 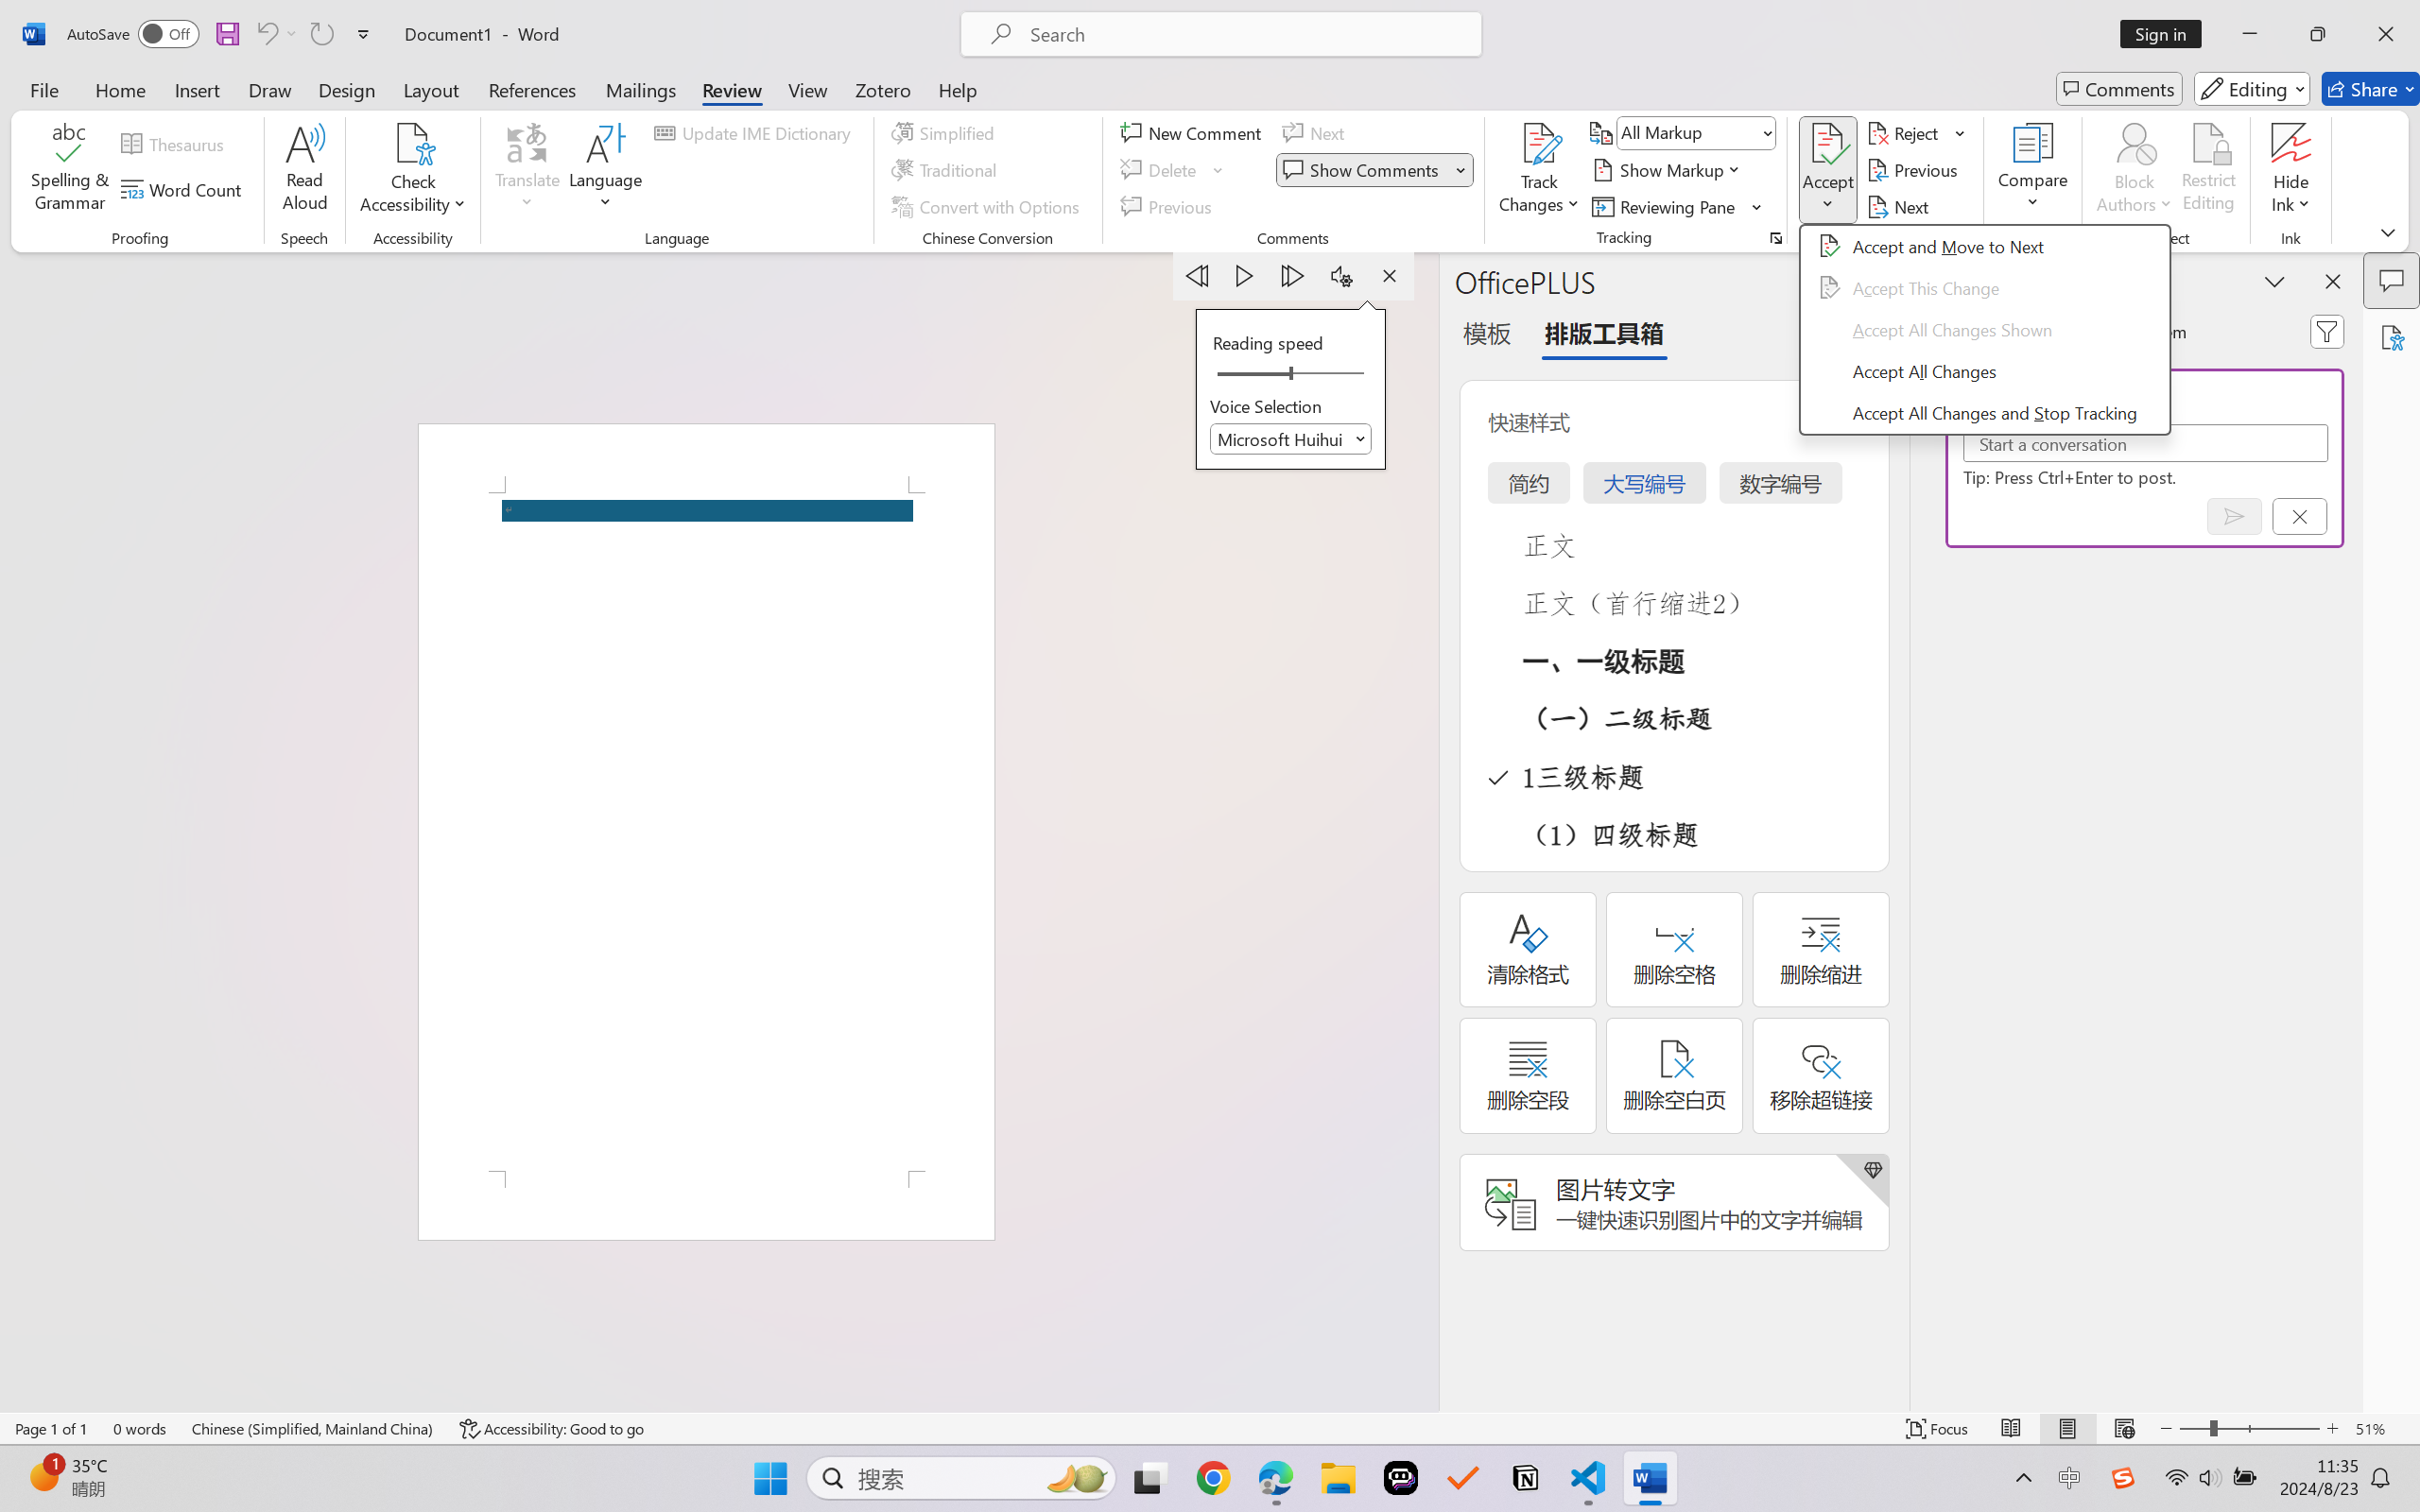 What do you see at coordinates (1906, 131) in the screenshot?
I see `'Reject and Move to Next'` at bounding box center [1906, 131].